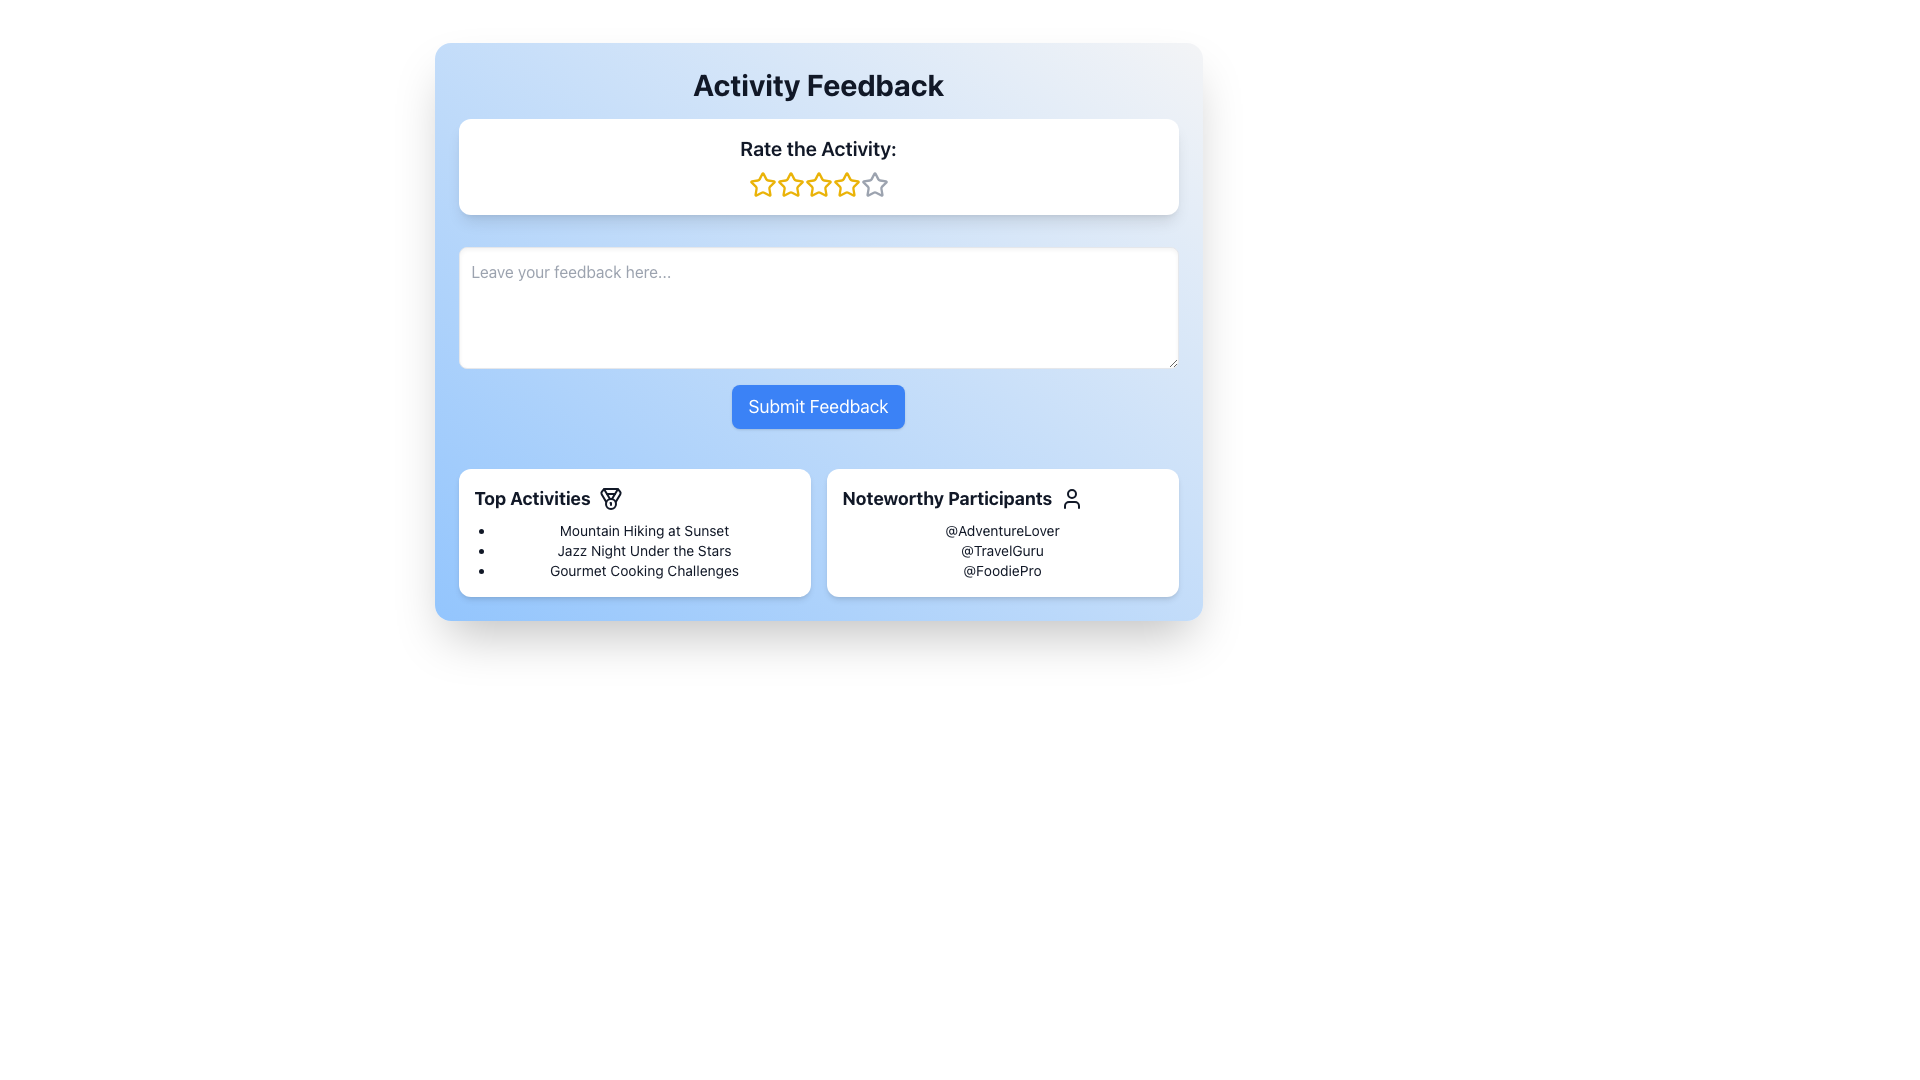 The width and height of the screenshot is (1920, 1080). Describe the element at coordinates (818, 406) in the screenshot. I see `the 'Submit Feedback' button, which is a rectangular button with rounded corners, a blue background, and white text` at that location.